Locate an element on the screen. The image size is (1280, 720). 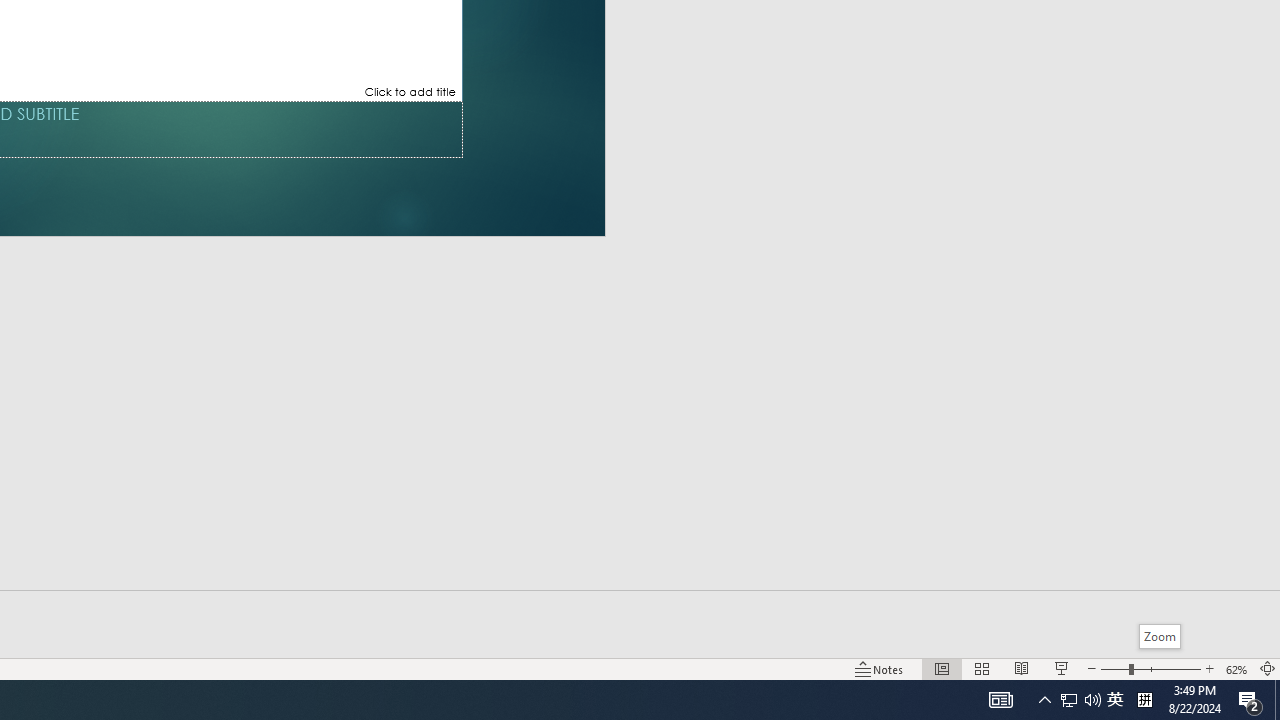
'Zoom 62%' is located at coordinates (1236, 669).